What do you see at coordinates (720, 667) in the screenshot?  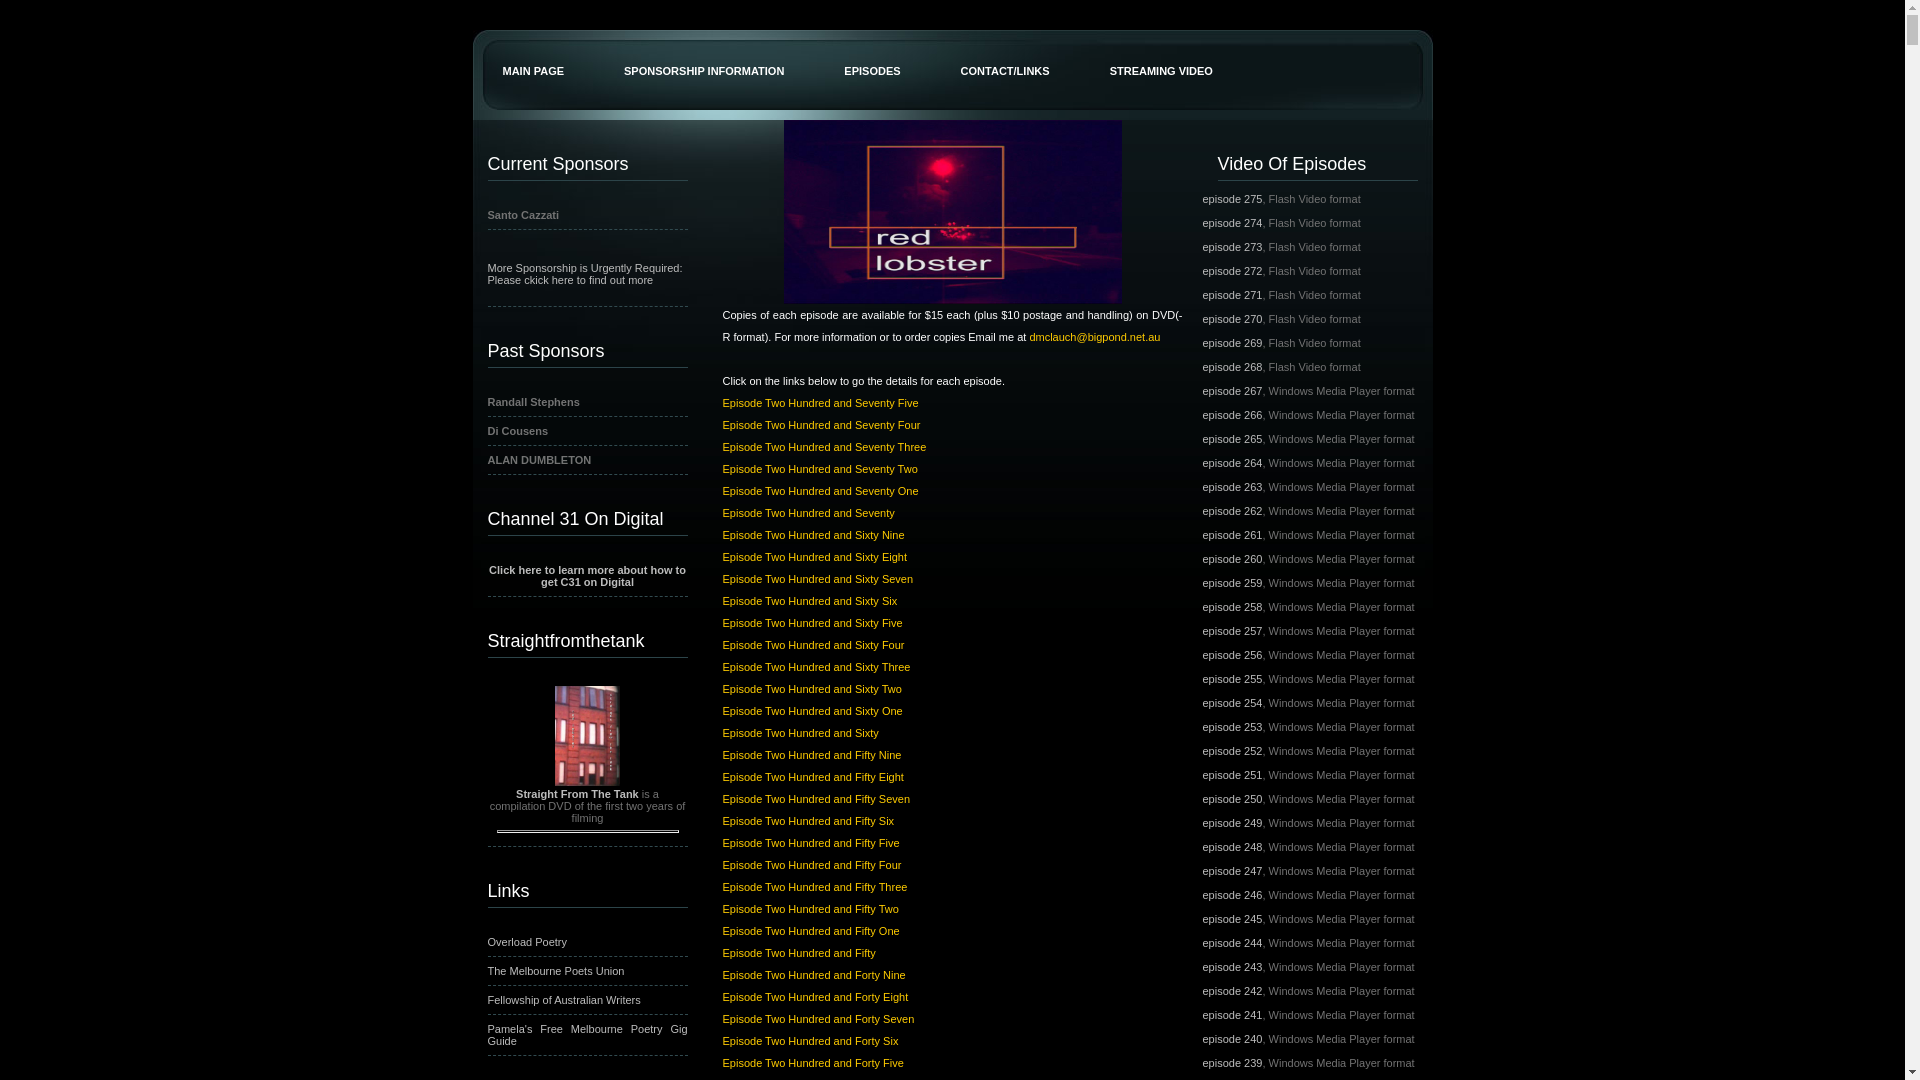 I see `'Episode Two Hundred and Sixty Three'` at bounding box center [720, 667].